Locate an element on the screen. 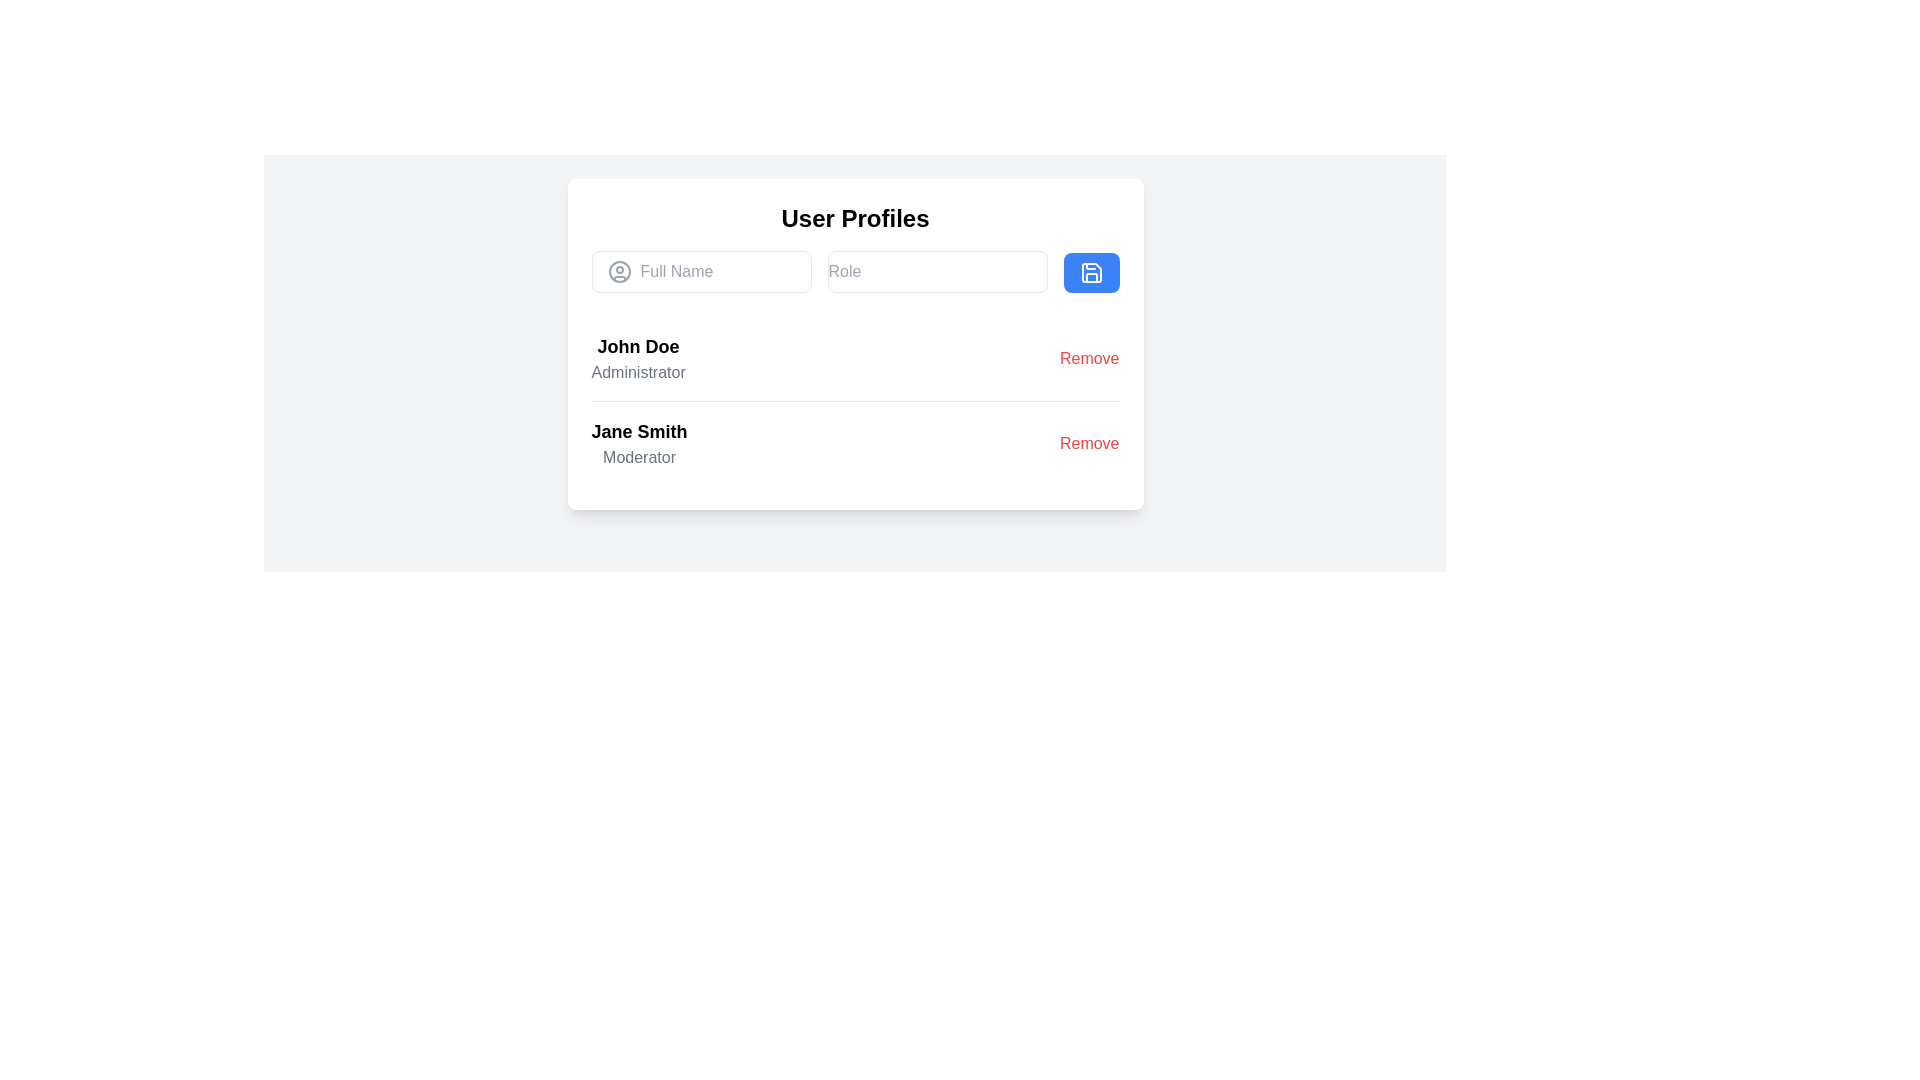 Image resolution: width=1920 pixels, height=1080 pixels. the text display that shows the user name 'John Doe' within the user profile card, located above the text 'Administrator' is located at coordinates (637, 346).